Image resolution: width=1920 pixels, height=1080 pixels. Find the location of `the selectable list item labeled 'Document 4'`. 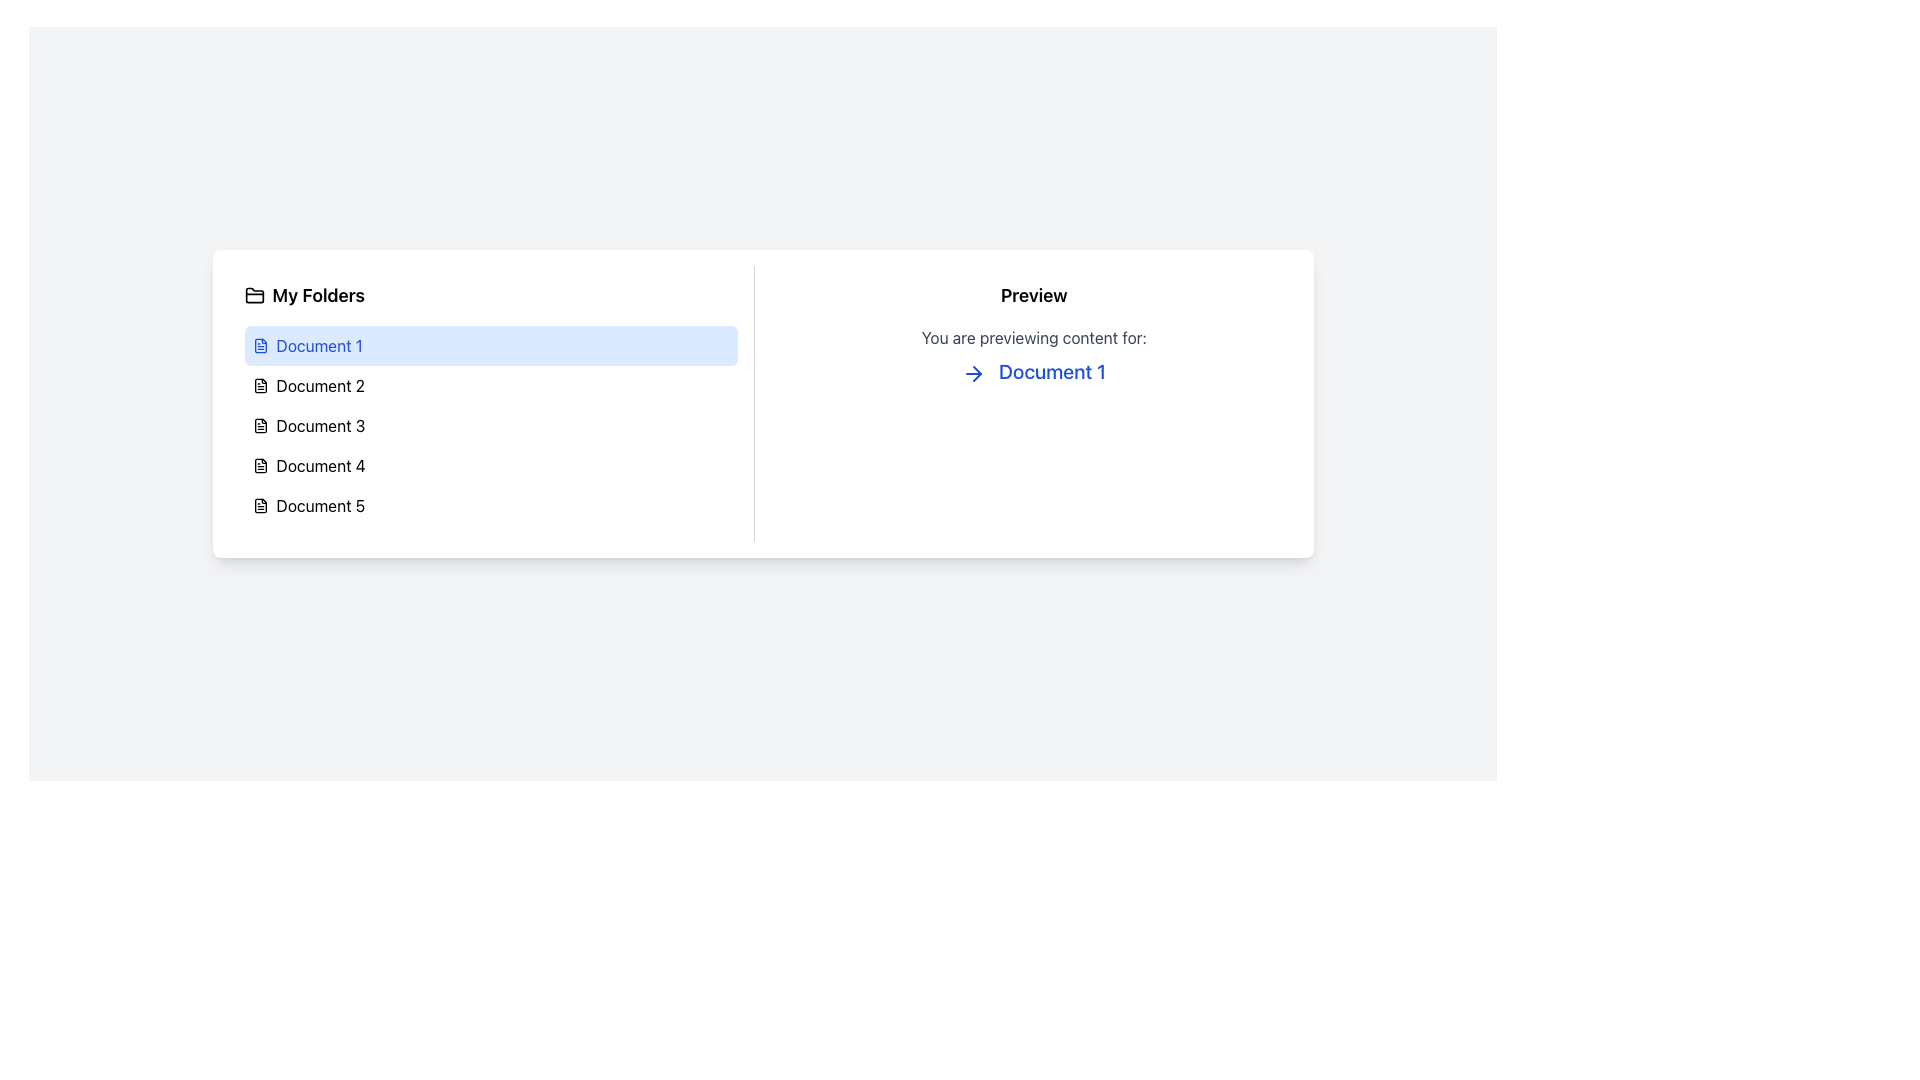

the selectable list item labeled 'Document 4' is located at coordinates (491, 466).